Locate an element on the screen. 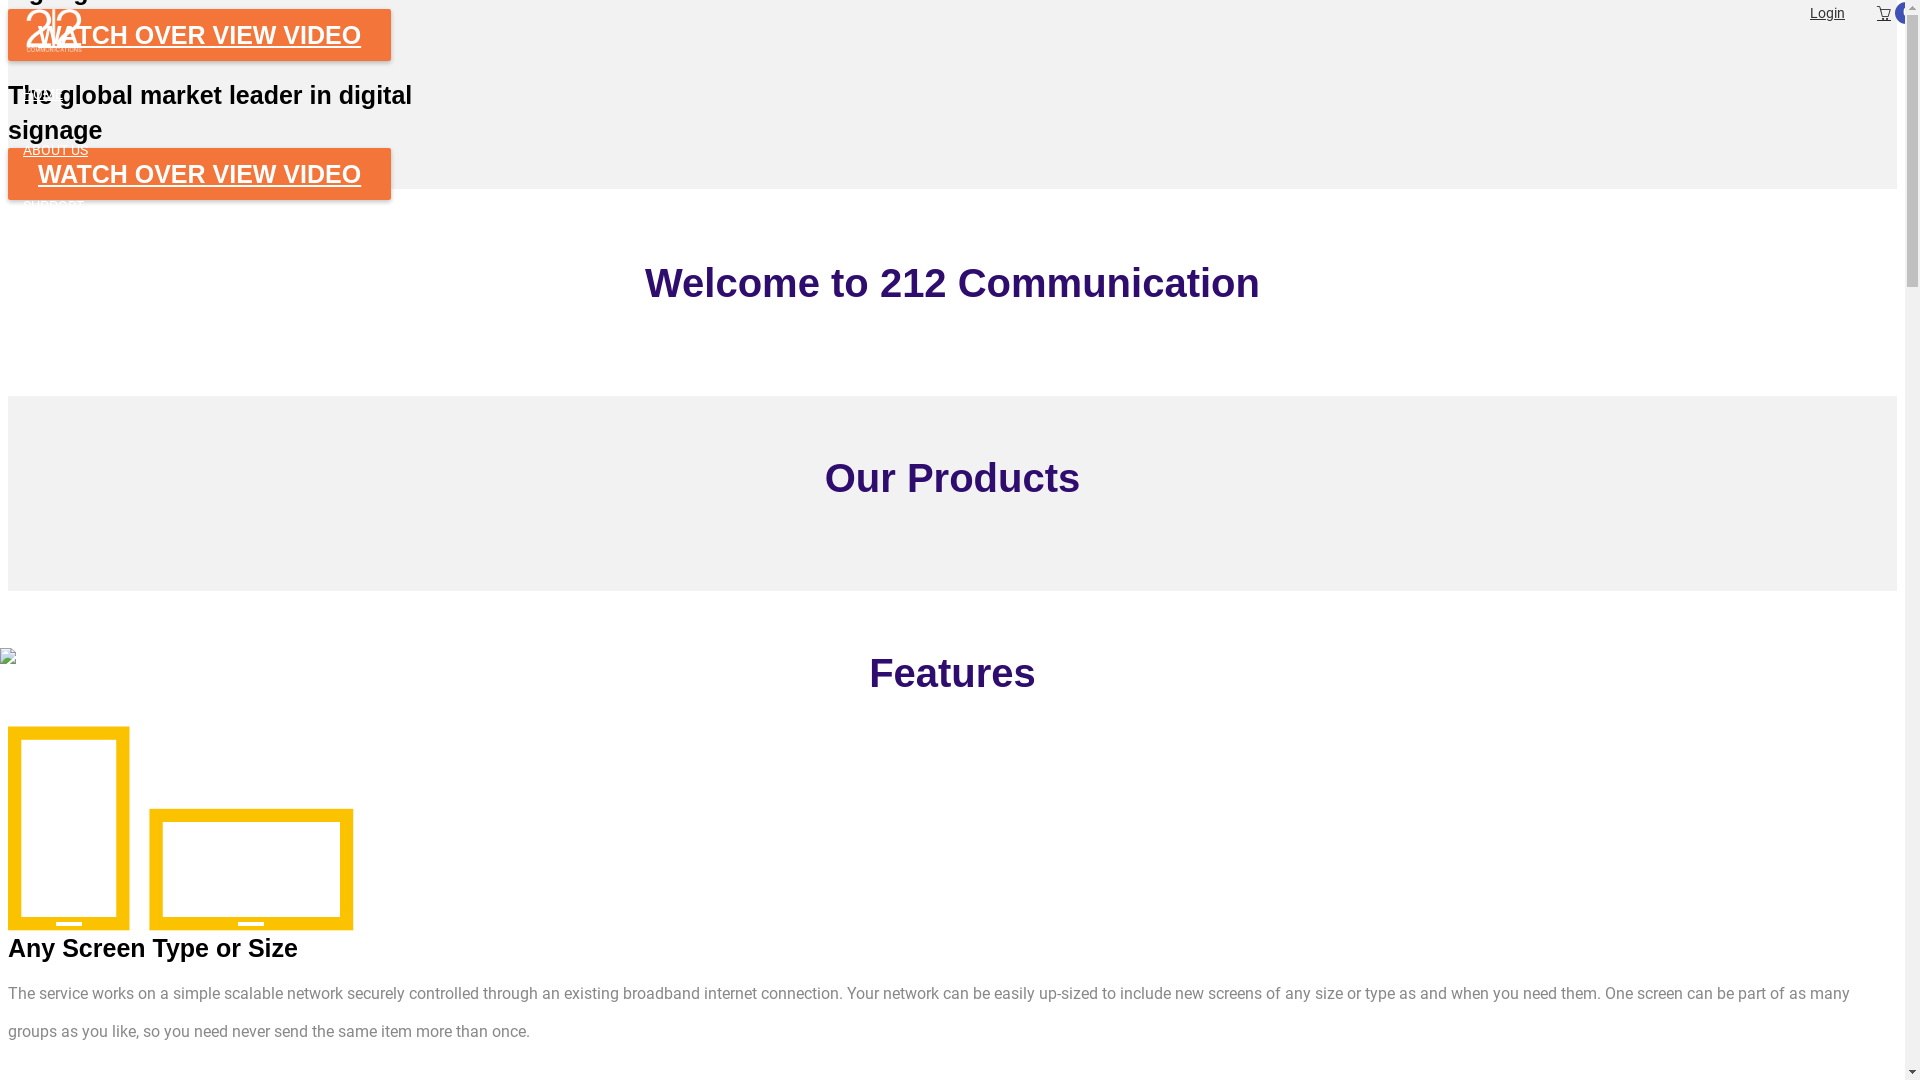  'CONTACT US' is located at coordinates (963, 316).